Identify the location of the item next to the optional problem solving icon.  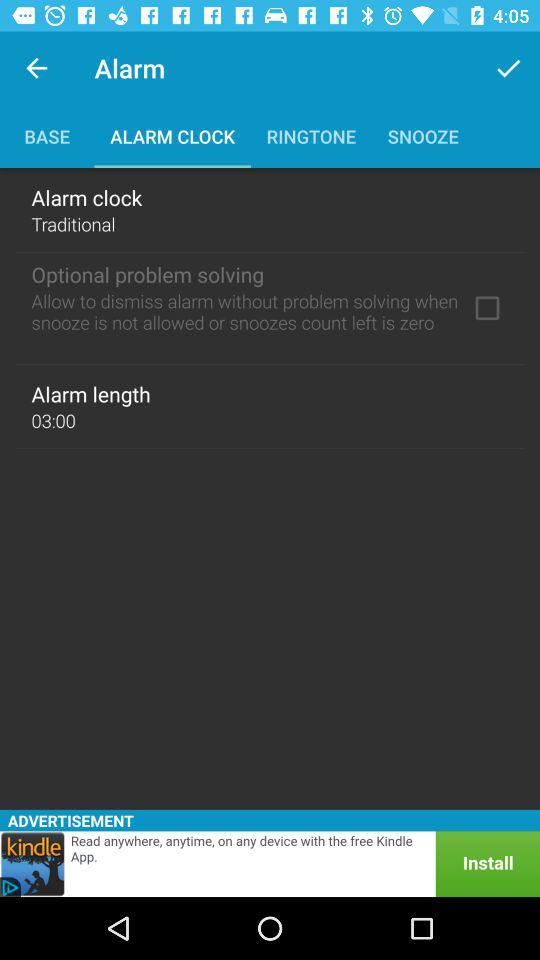
(486, 308).